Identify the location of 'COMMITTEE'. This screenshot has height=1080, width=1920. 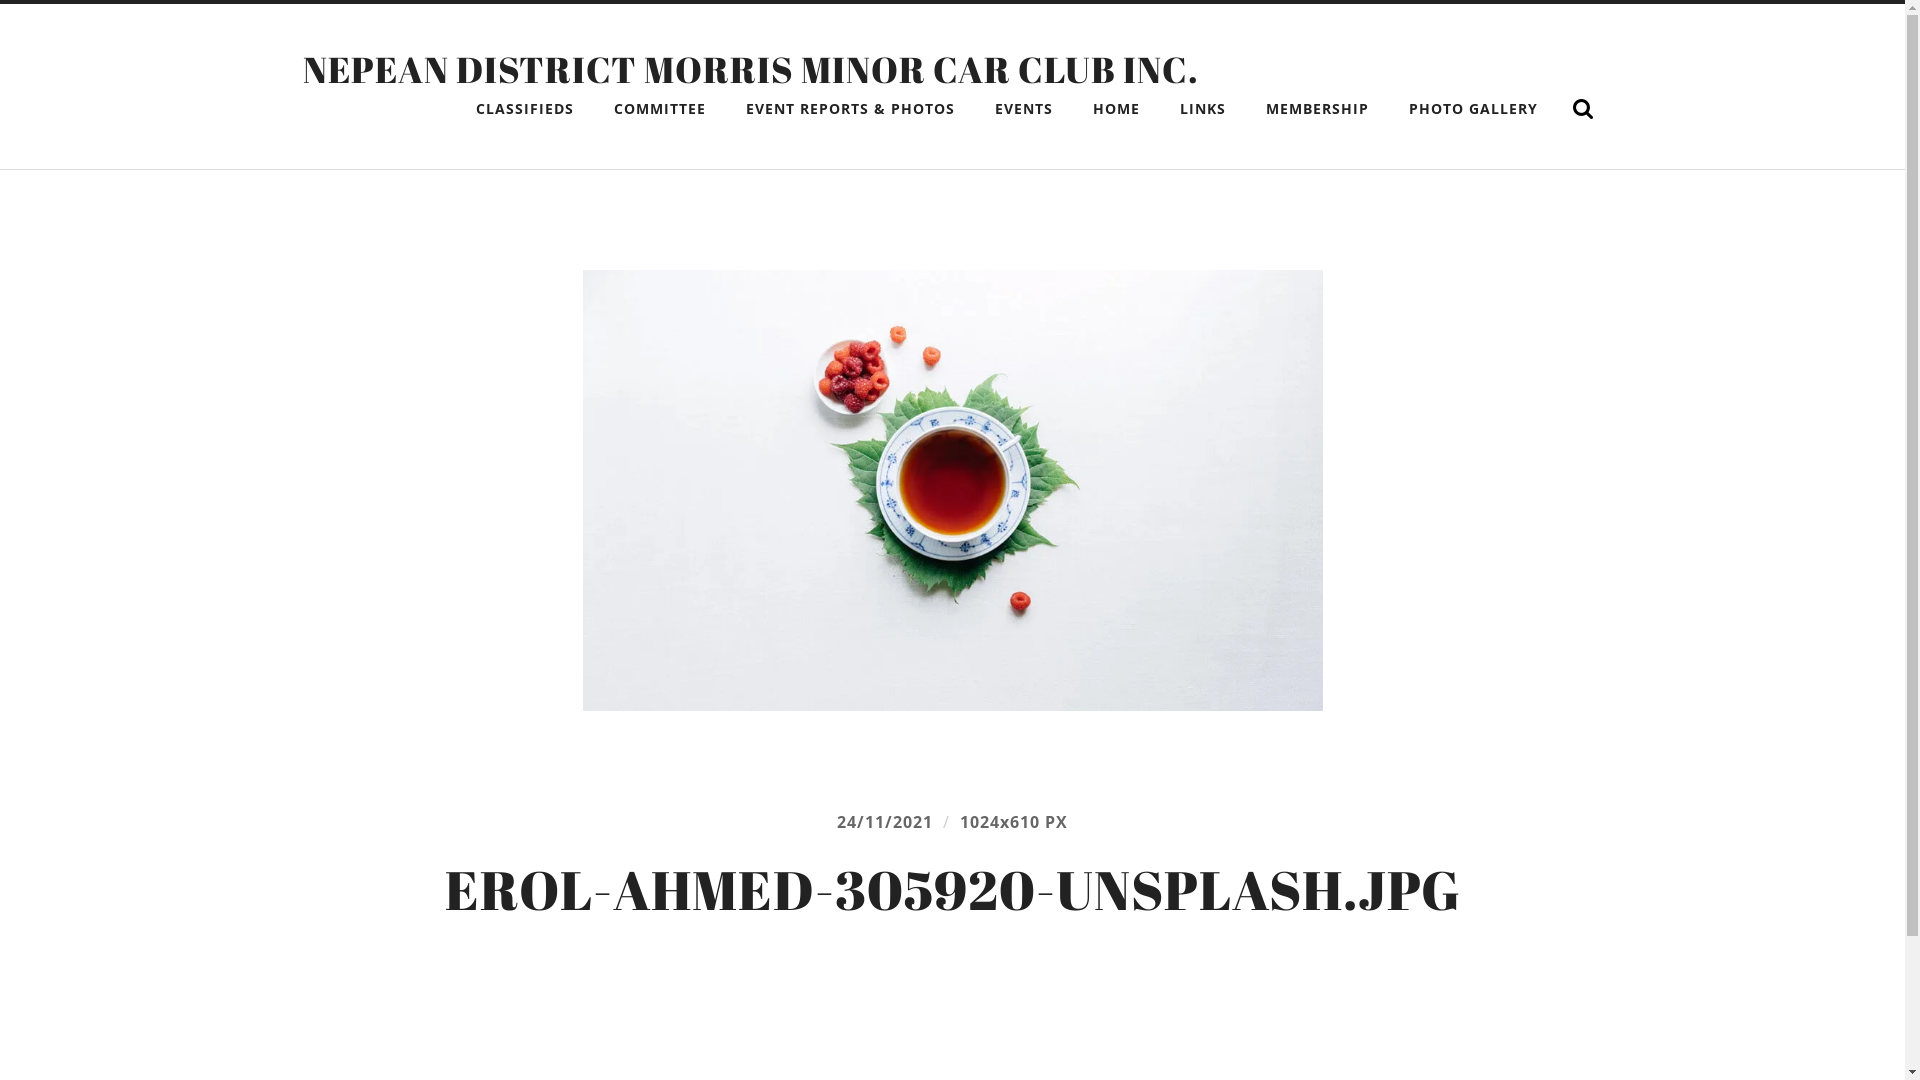
(658, 108).